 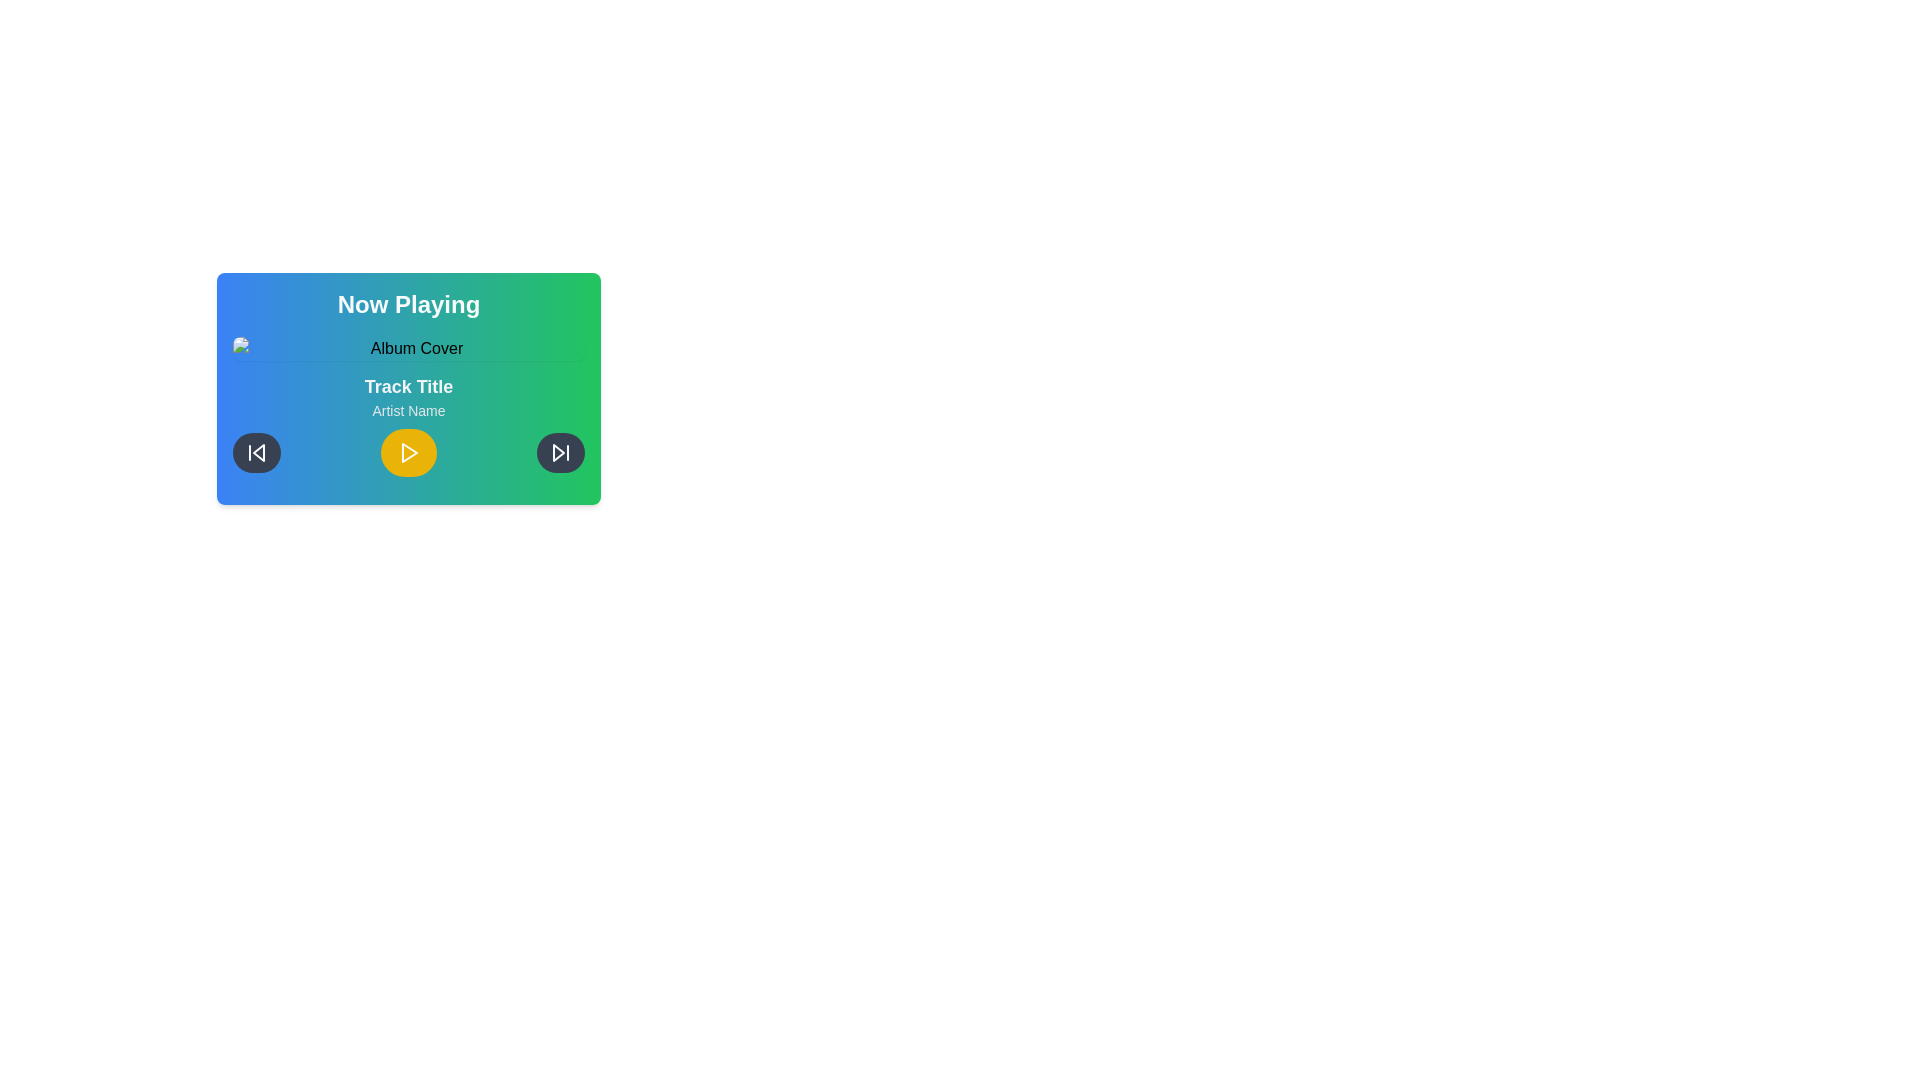 What do you see at coordinates (408, 452) in the screenshot?
I see `the interactive play button located centrally beneath the song title and artist name` at bounding box center [408, 452].